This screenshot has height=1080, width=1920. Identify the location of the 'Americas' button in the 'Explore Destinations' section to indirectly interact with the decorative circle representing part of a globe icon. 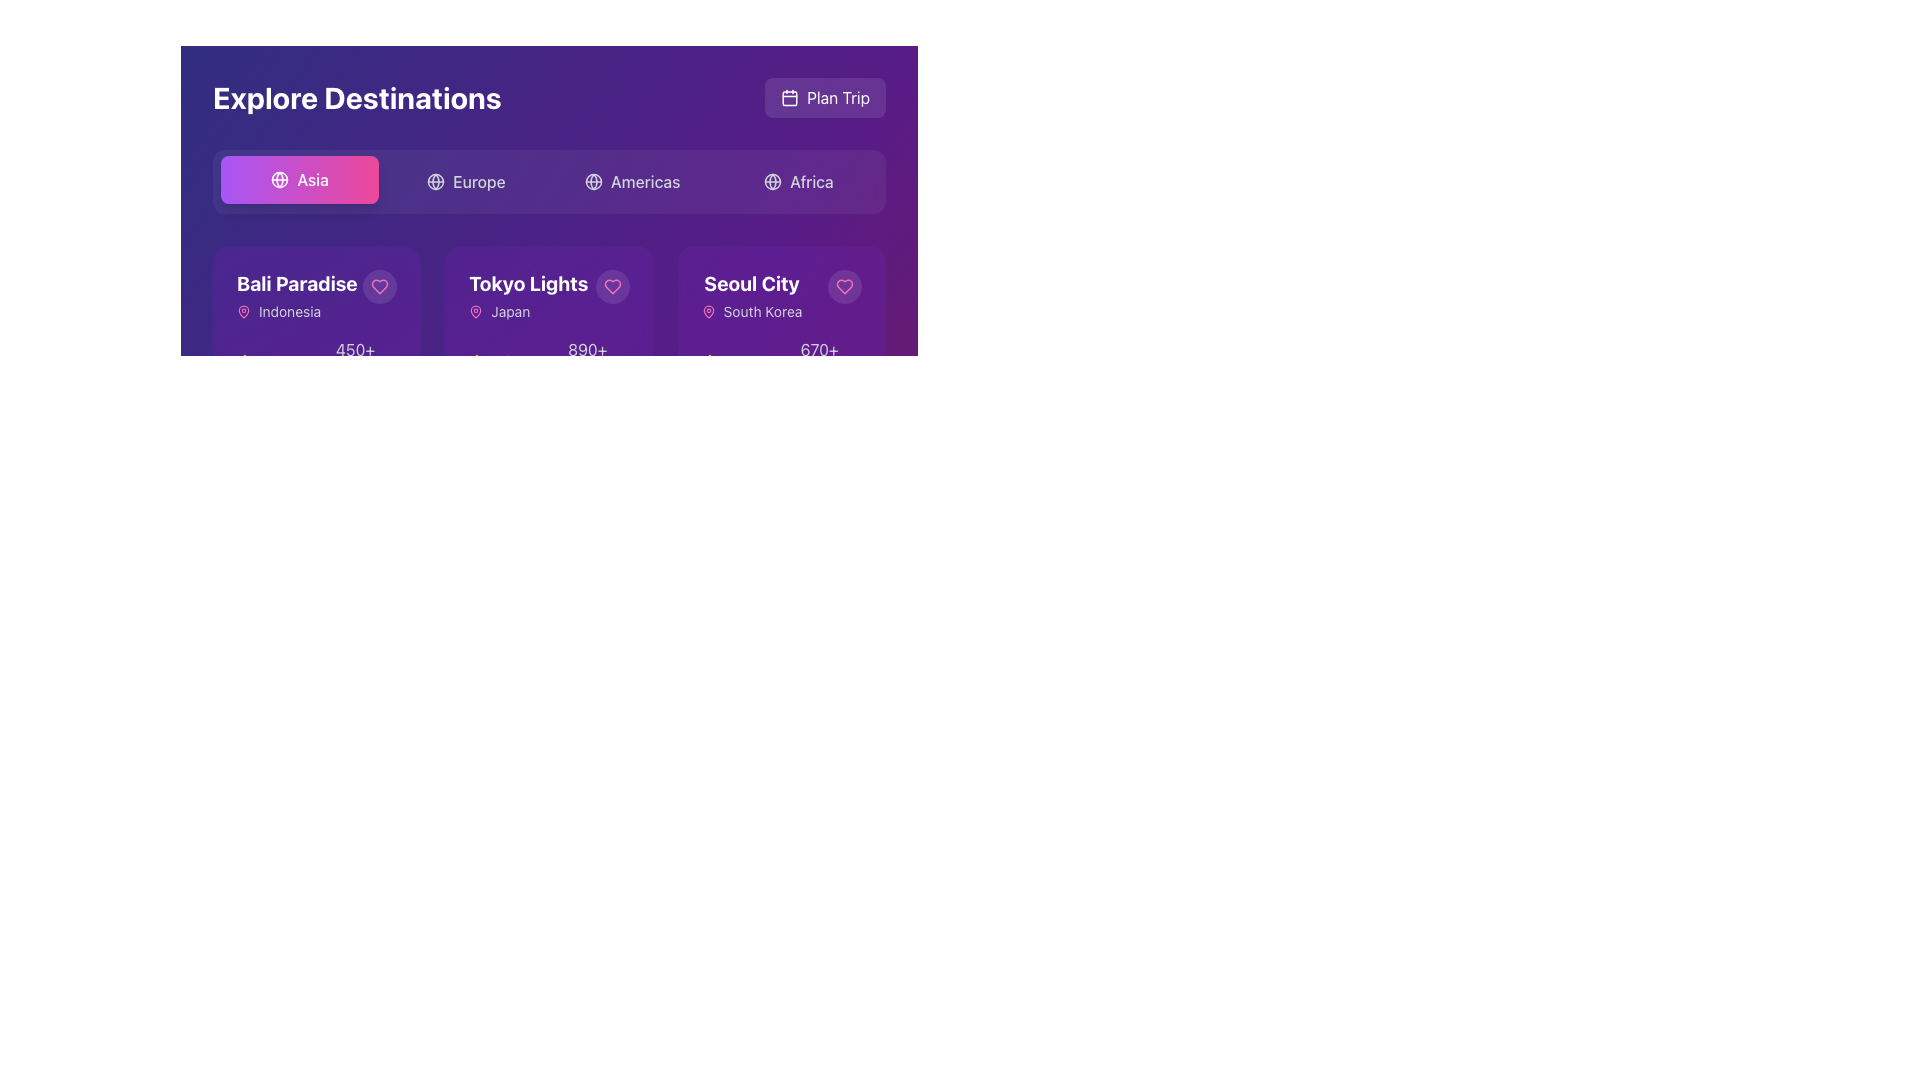
(592, 181).